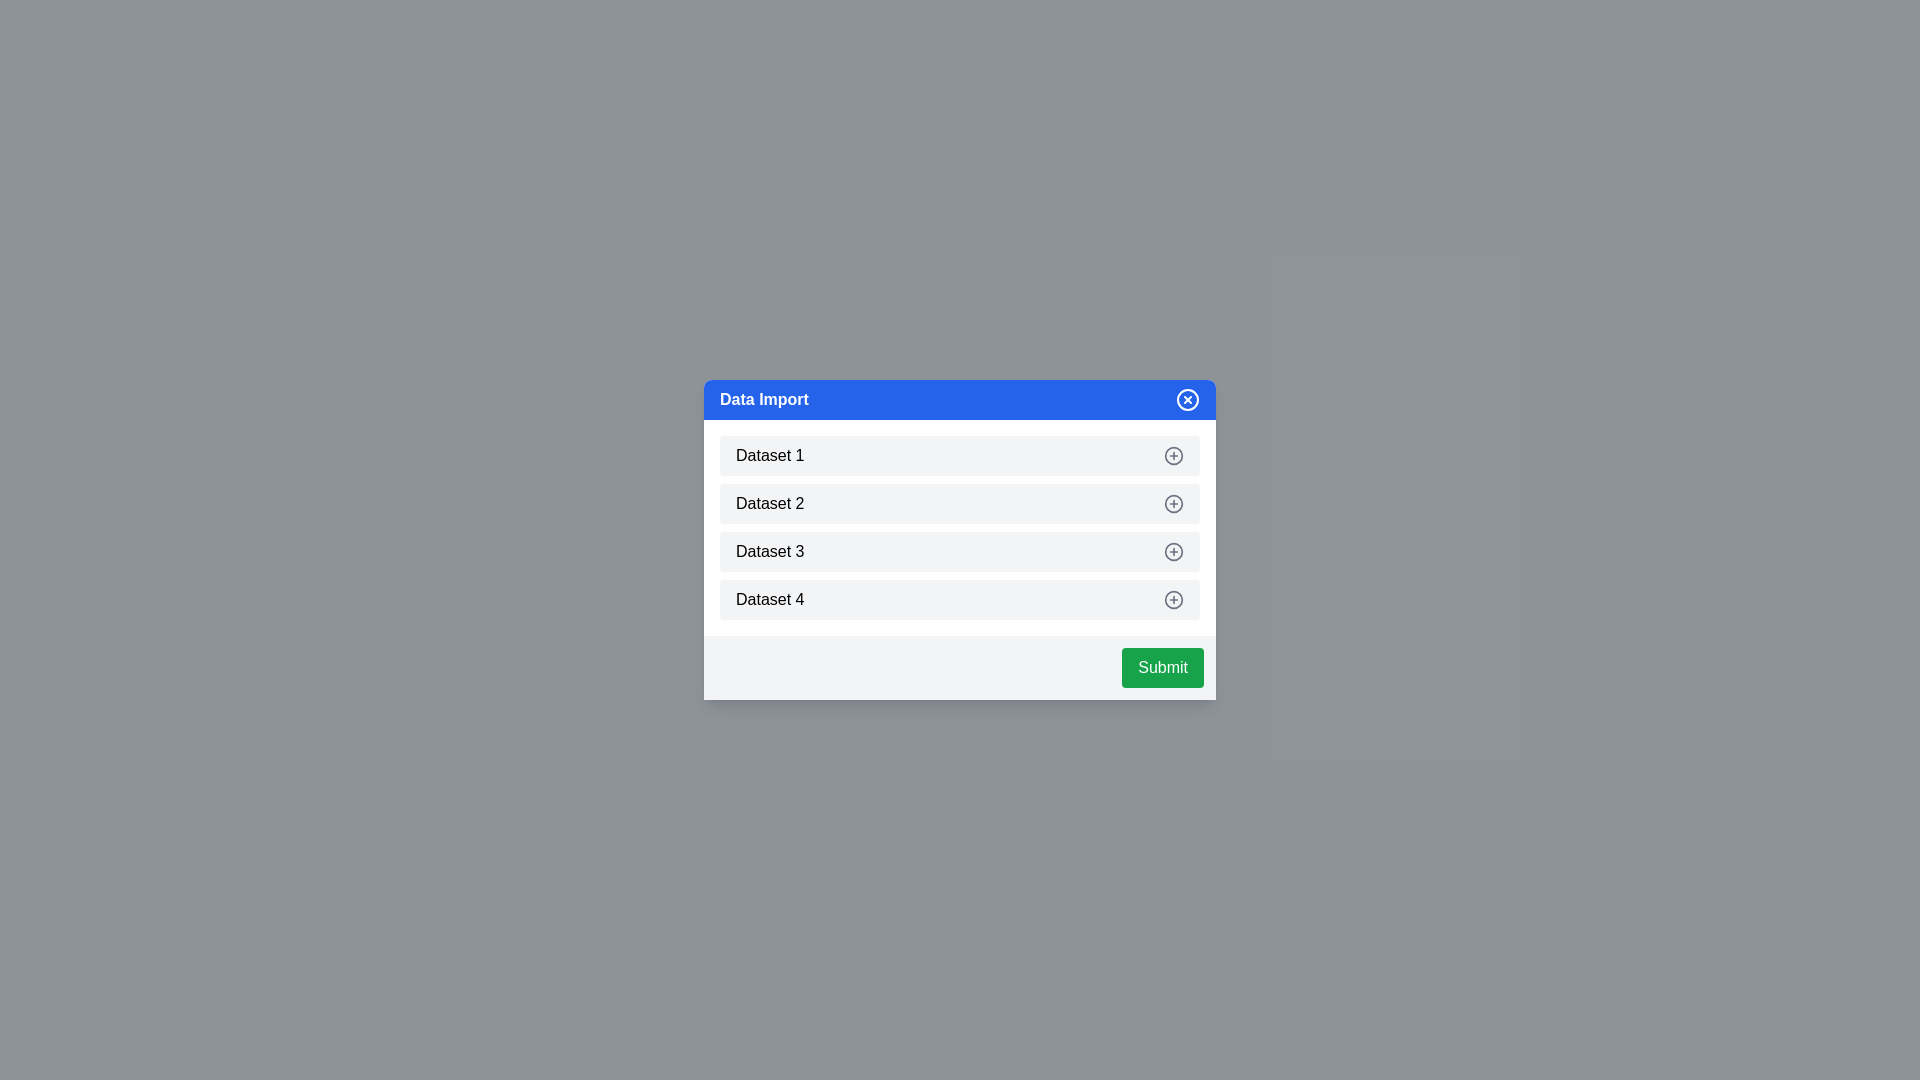 The width and height of the screenshot is (1920, 1080). What do you see at coordinates (960, 400) in the screenshot?
I see `the dialog title and text content to read the information` at bounding box center [960, 400].